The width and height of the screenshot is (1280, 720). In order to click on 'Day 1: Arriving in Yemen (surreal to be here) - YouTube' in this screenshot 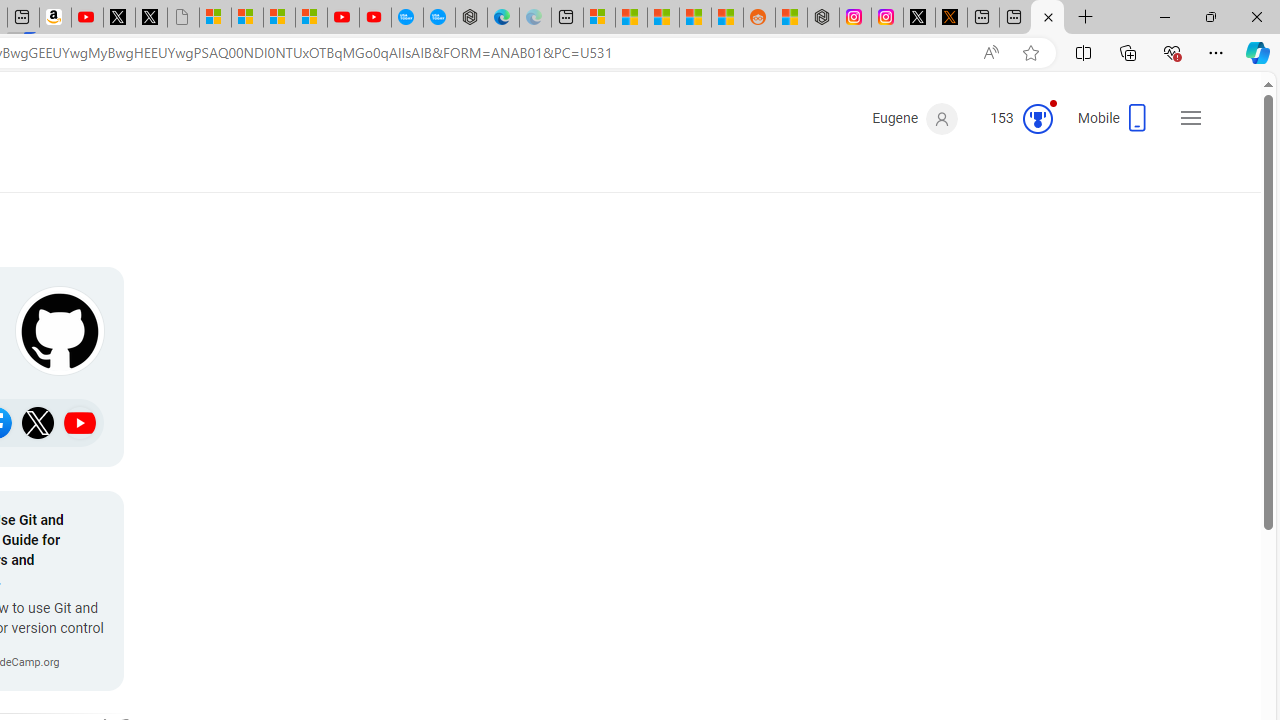, I will do `click(86, 17)`.